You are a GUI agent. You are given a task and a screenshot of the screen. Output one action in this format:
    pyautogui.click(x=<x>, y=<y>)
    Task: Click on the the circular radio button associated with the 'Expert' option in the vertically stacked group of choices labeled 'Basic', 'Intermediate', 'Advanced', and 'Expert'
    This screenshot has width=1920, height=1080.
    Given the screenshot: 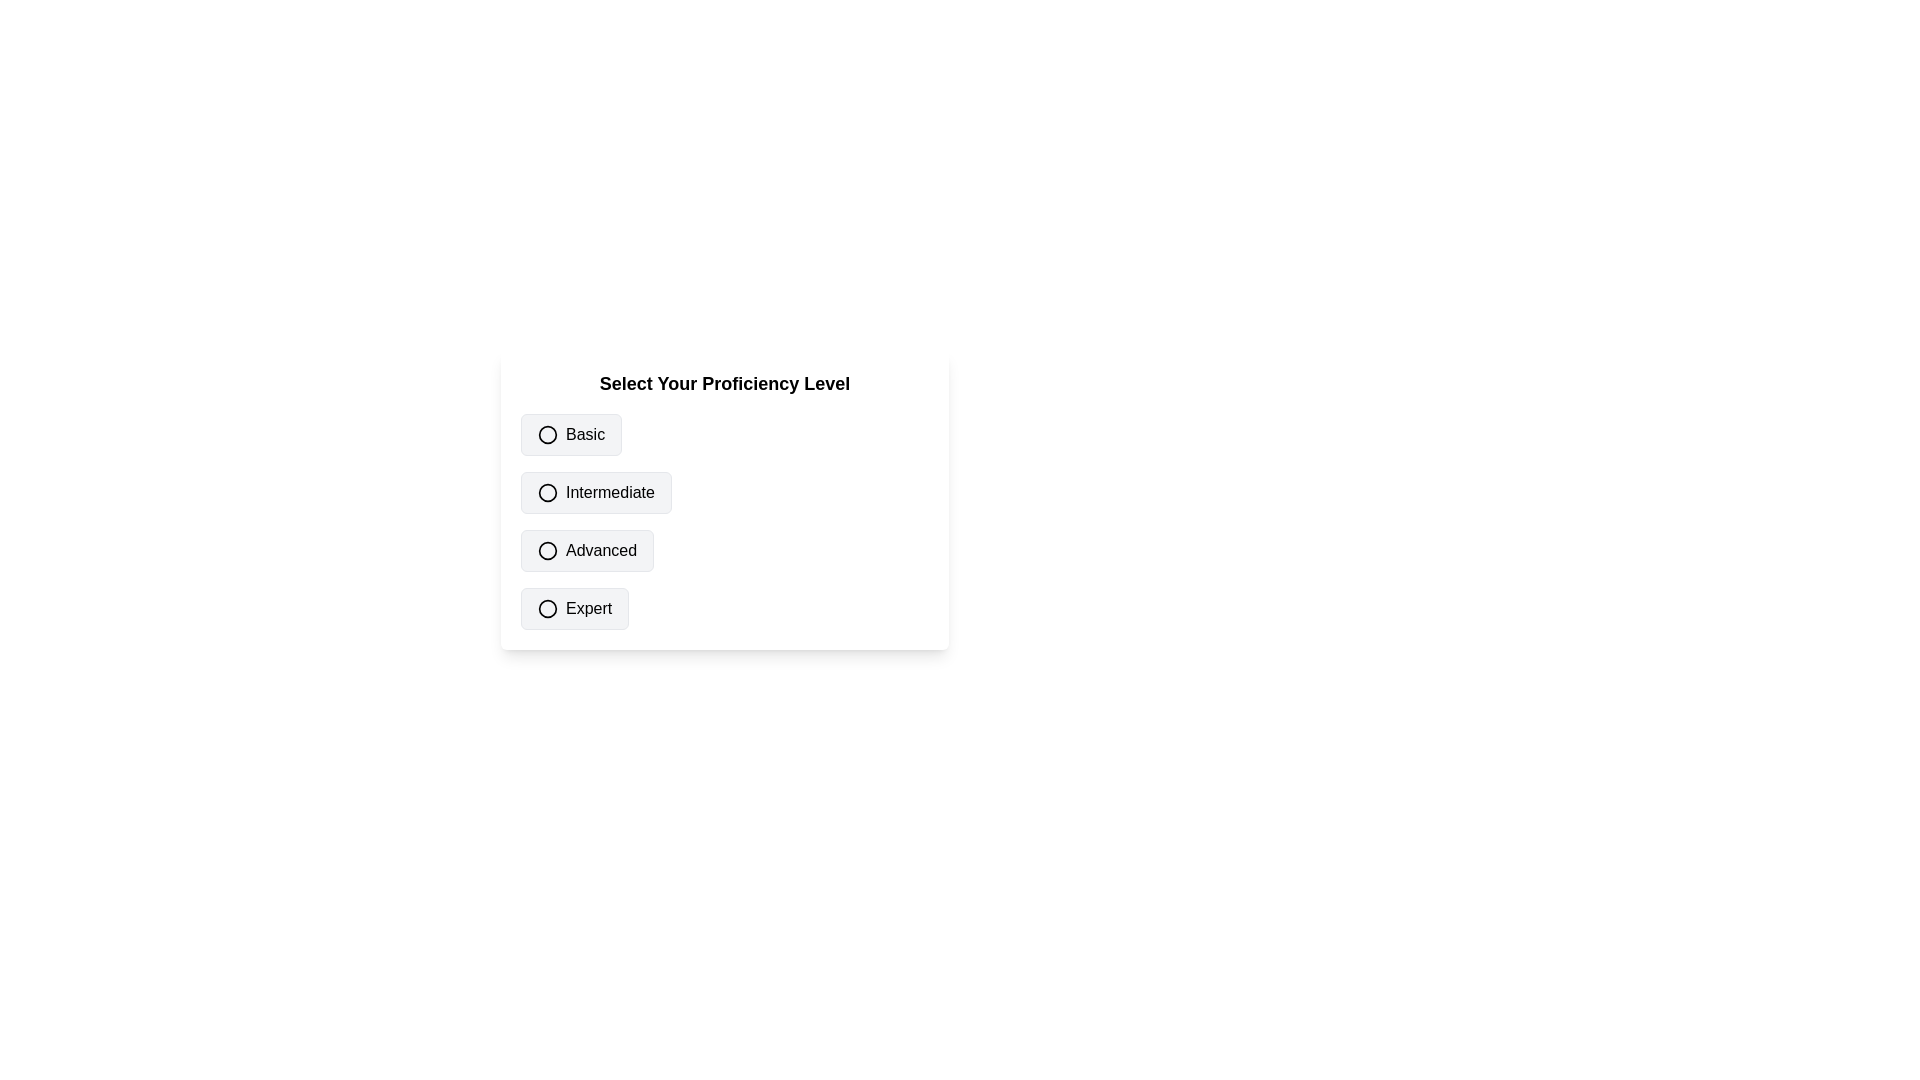 What is the action you would take?
    pyautogui.click(x=547, y=608)
    